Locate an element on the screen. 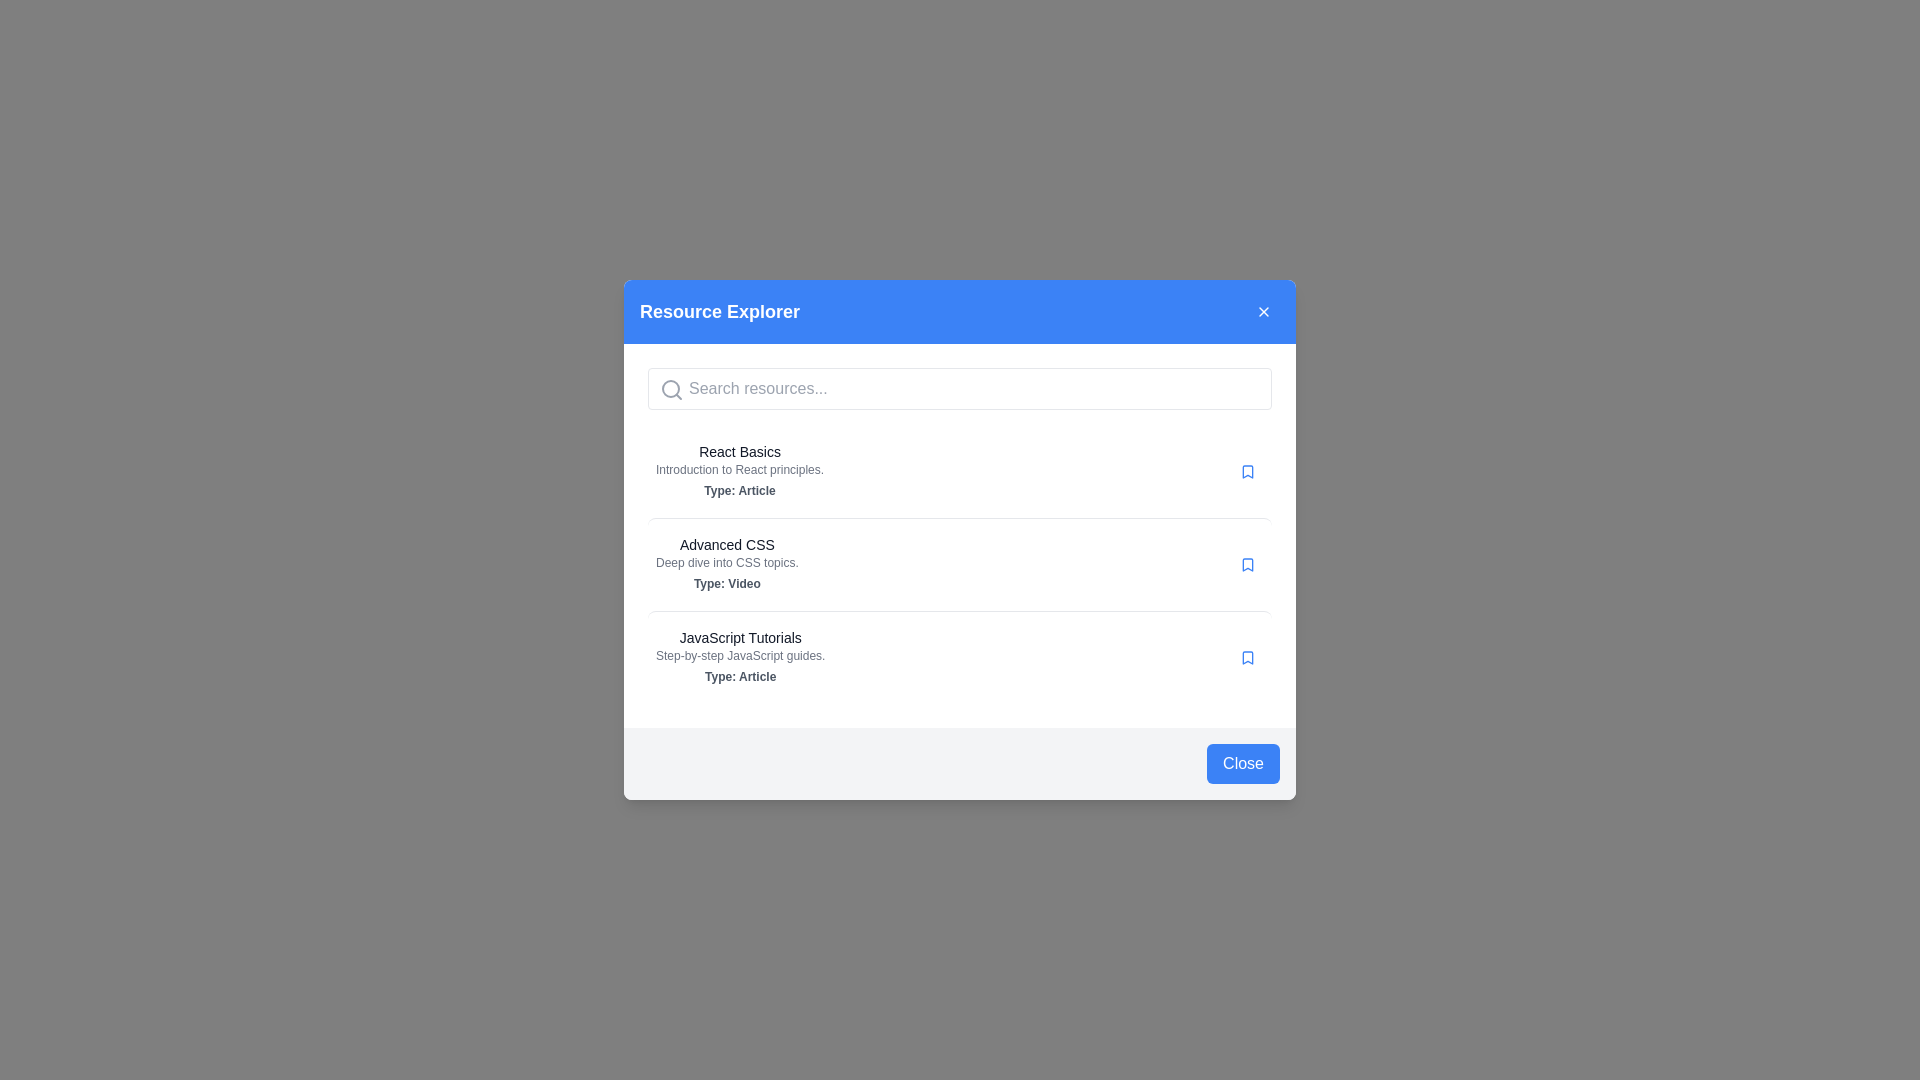 This screenshot has height=1080, width=1920. the 'X' icon button located in the top-right corner of the 'Resource Explorer' modal is located at coordinates (1262, 312).